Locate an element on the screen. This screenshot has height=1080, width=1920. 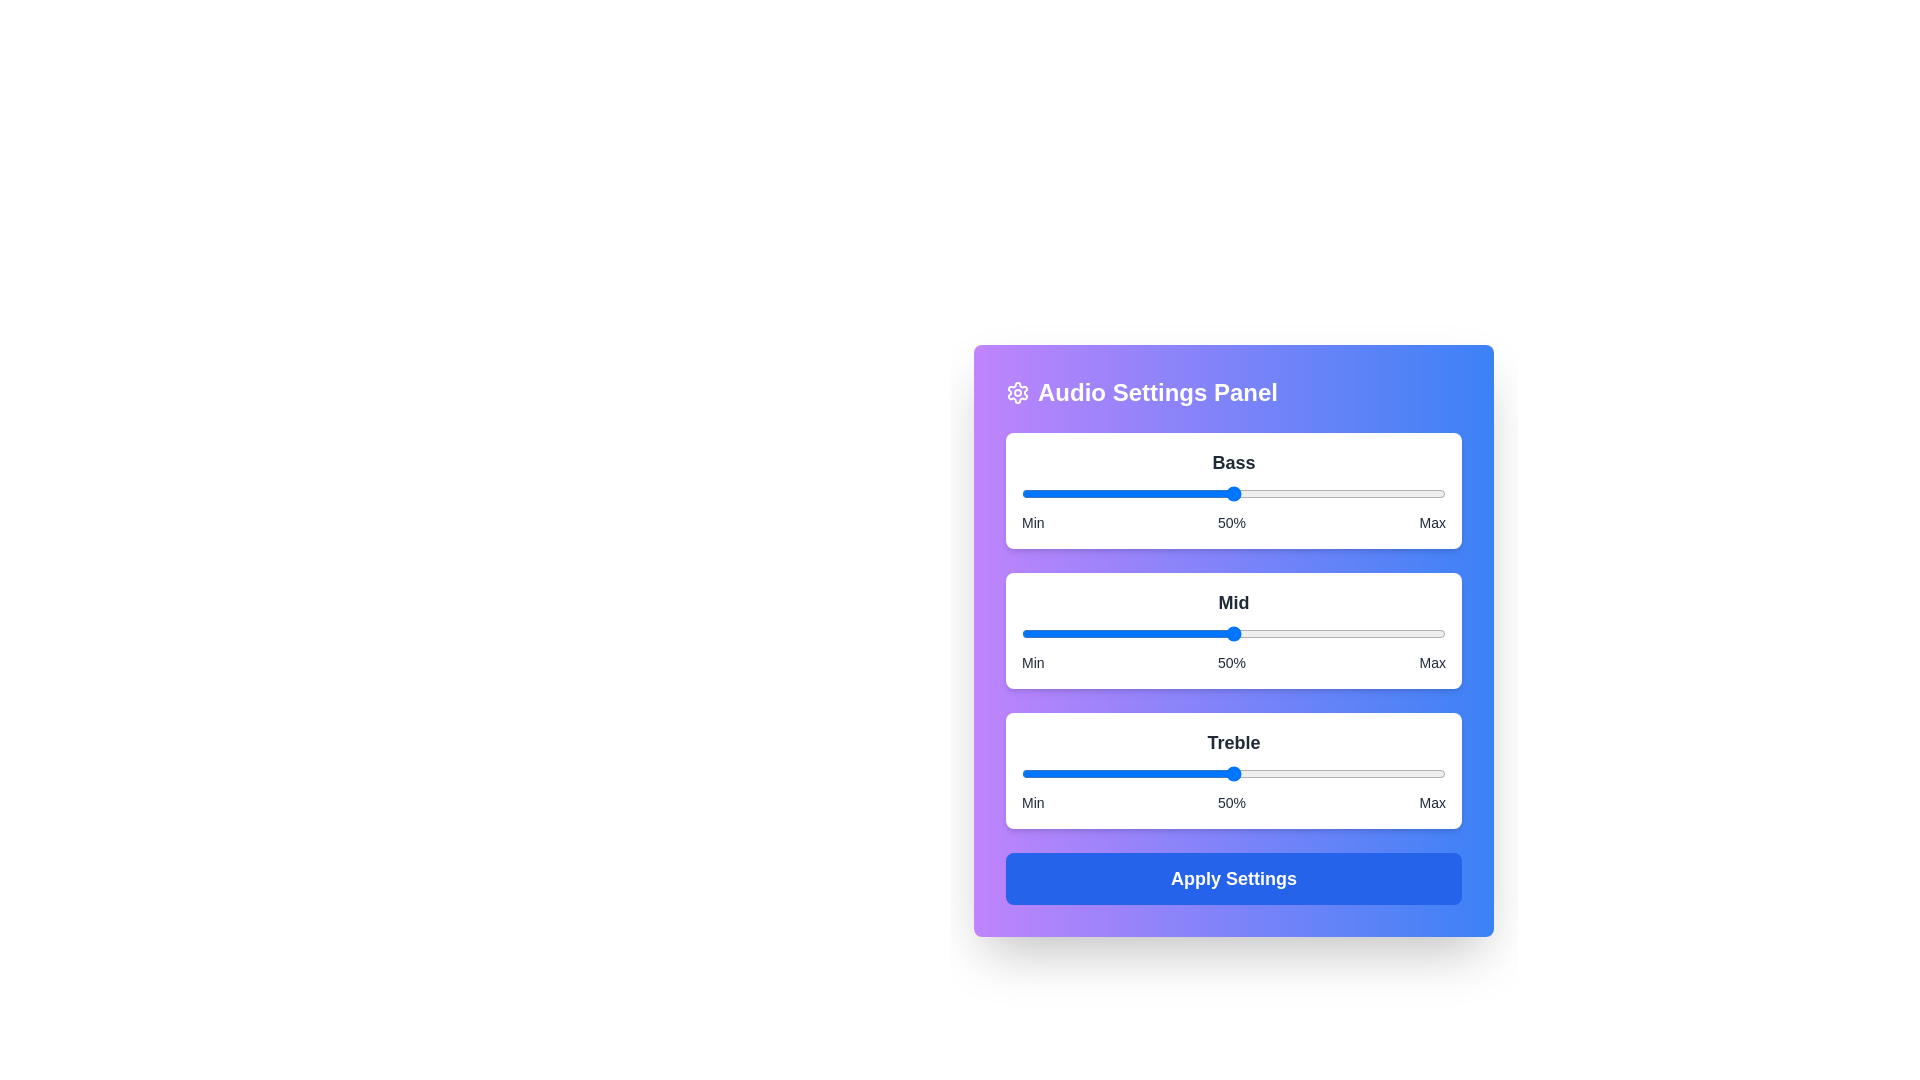
the bass level is located at coordinates (1245, 493).